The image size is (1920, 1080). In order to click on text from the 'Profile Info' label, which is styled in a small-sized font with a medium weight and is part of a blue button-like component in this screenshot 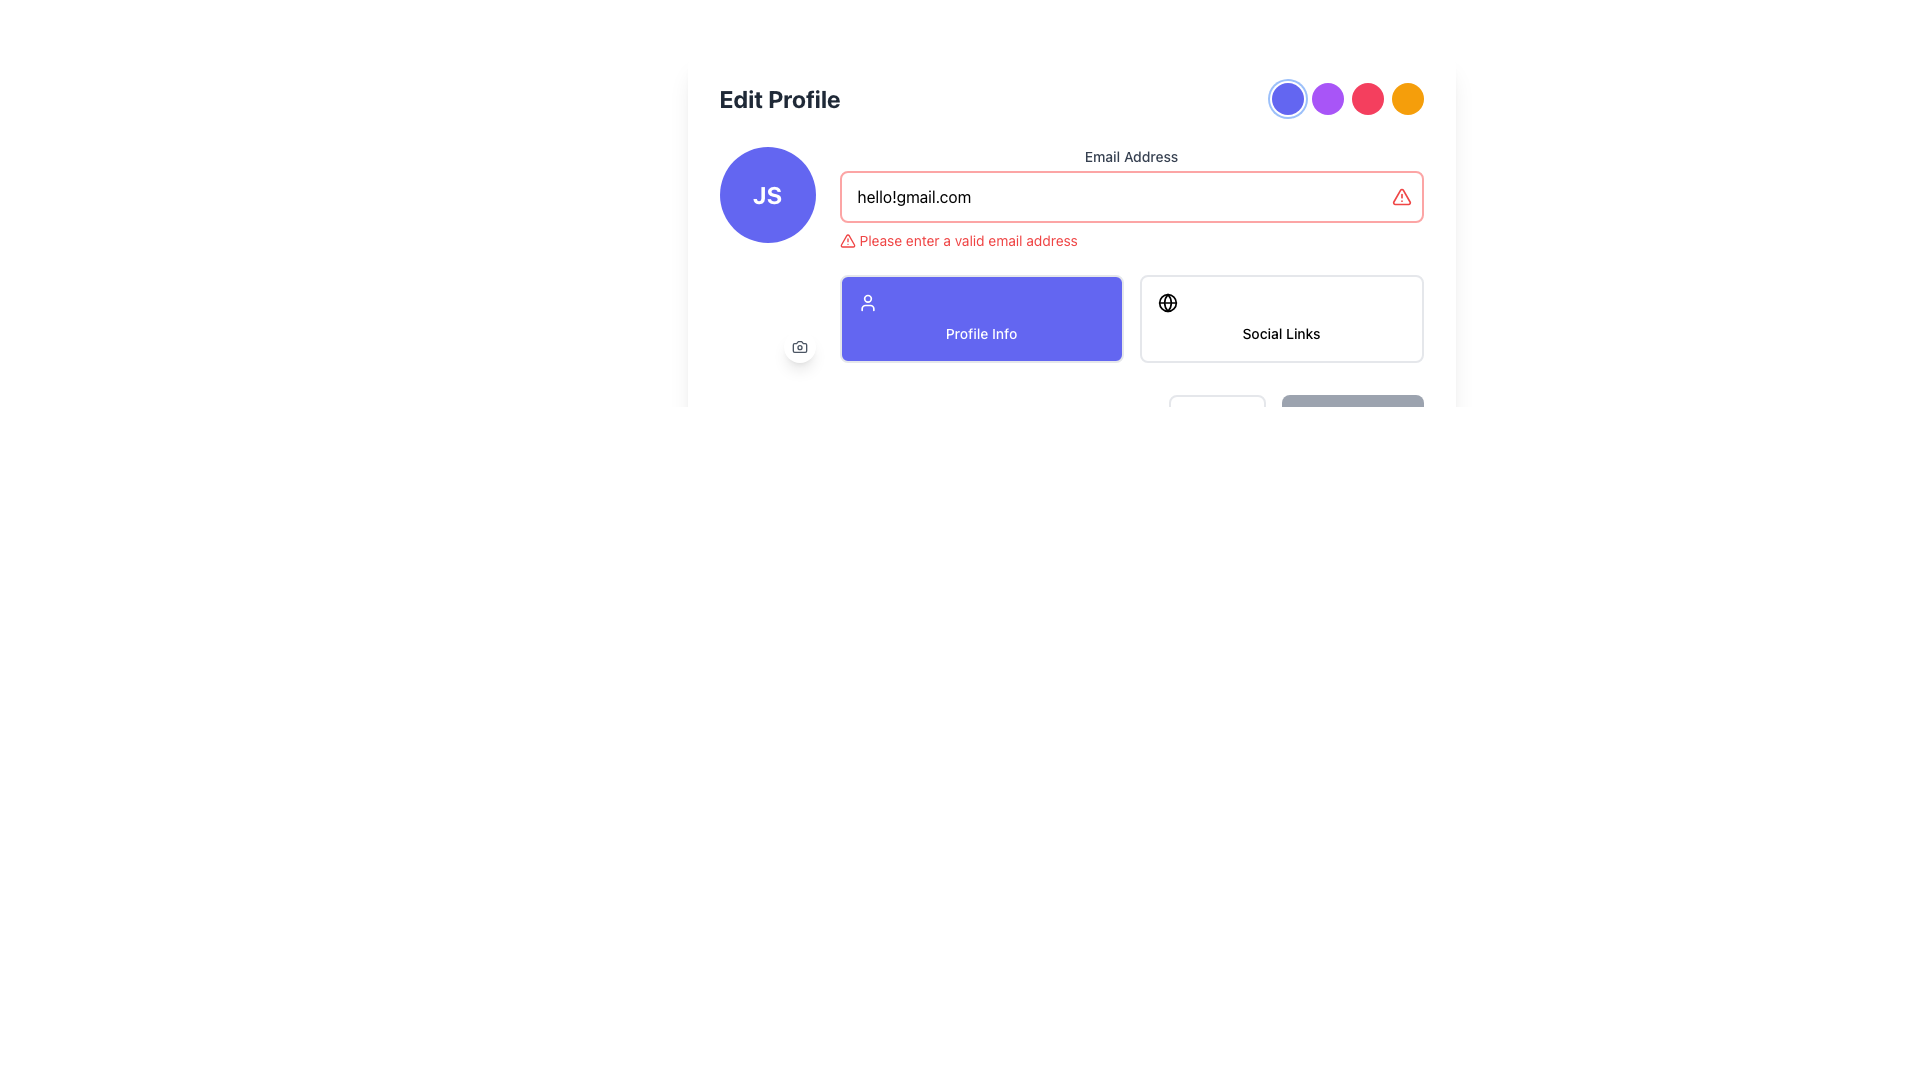, I will do `click(981, 332)`.